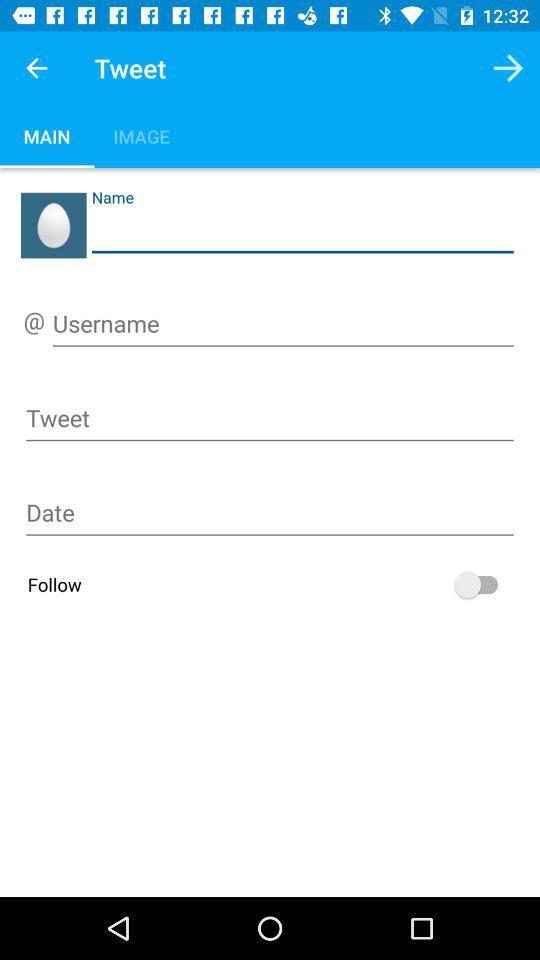 Image resolution: width=540 pixels, height=960 pixels. What do you see at coordinates (508, 68) in the screenshot?
I see `the button next to tweet` at bounding box center [508, 68].